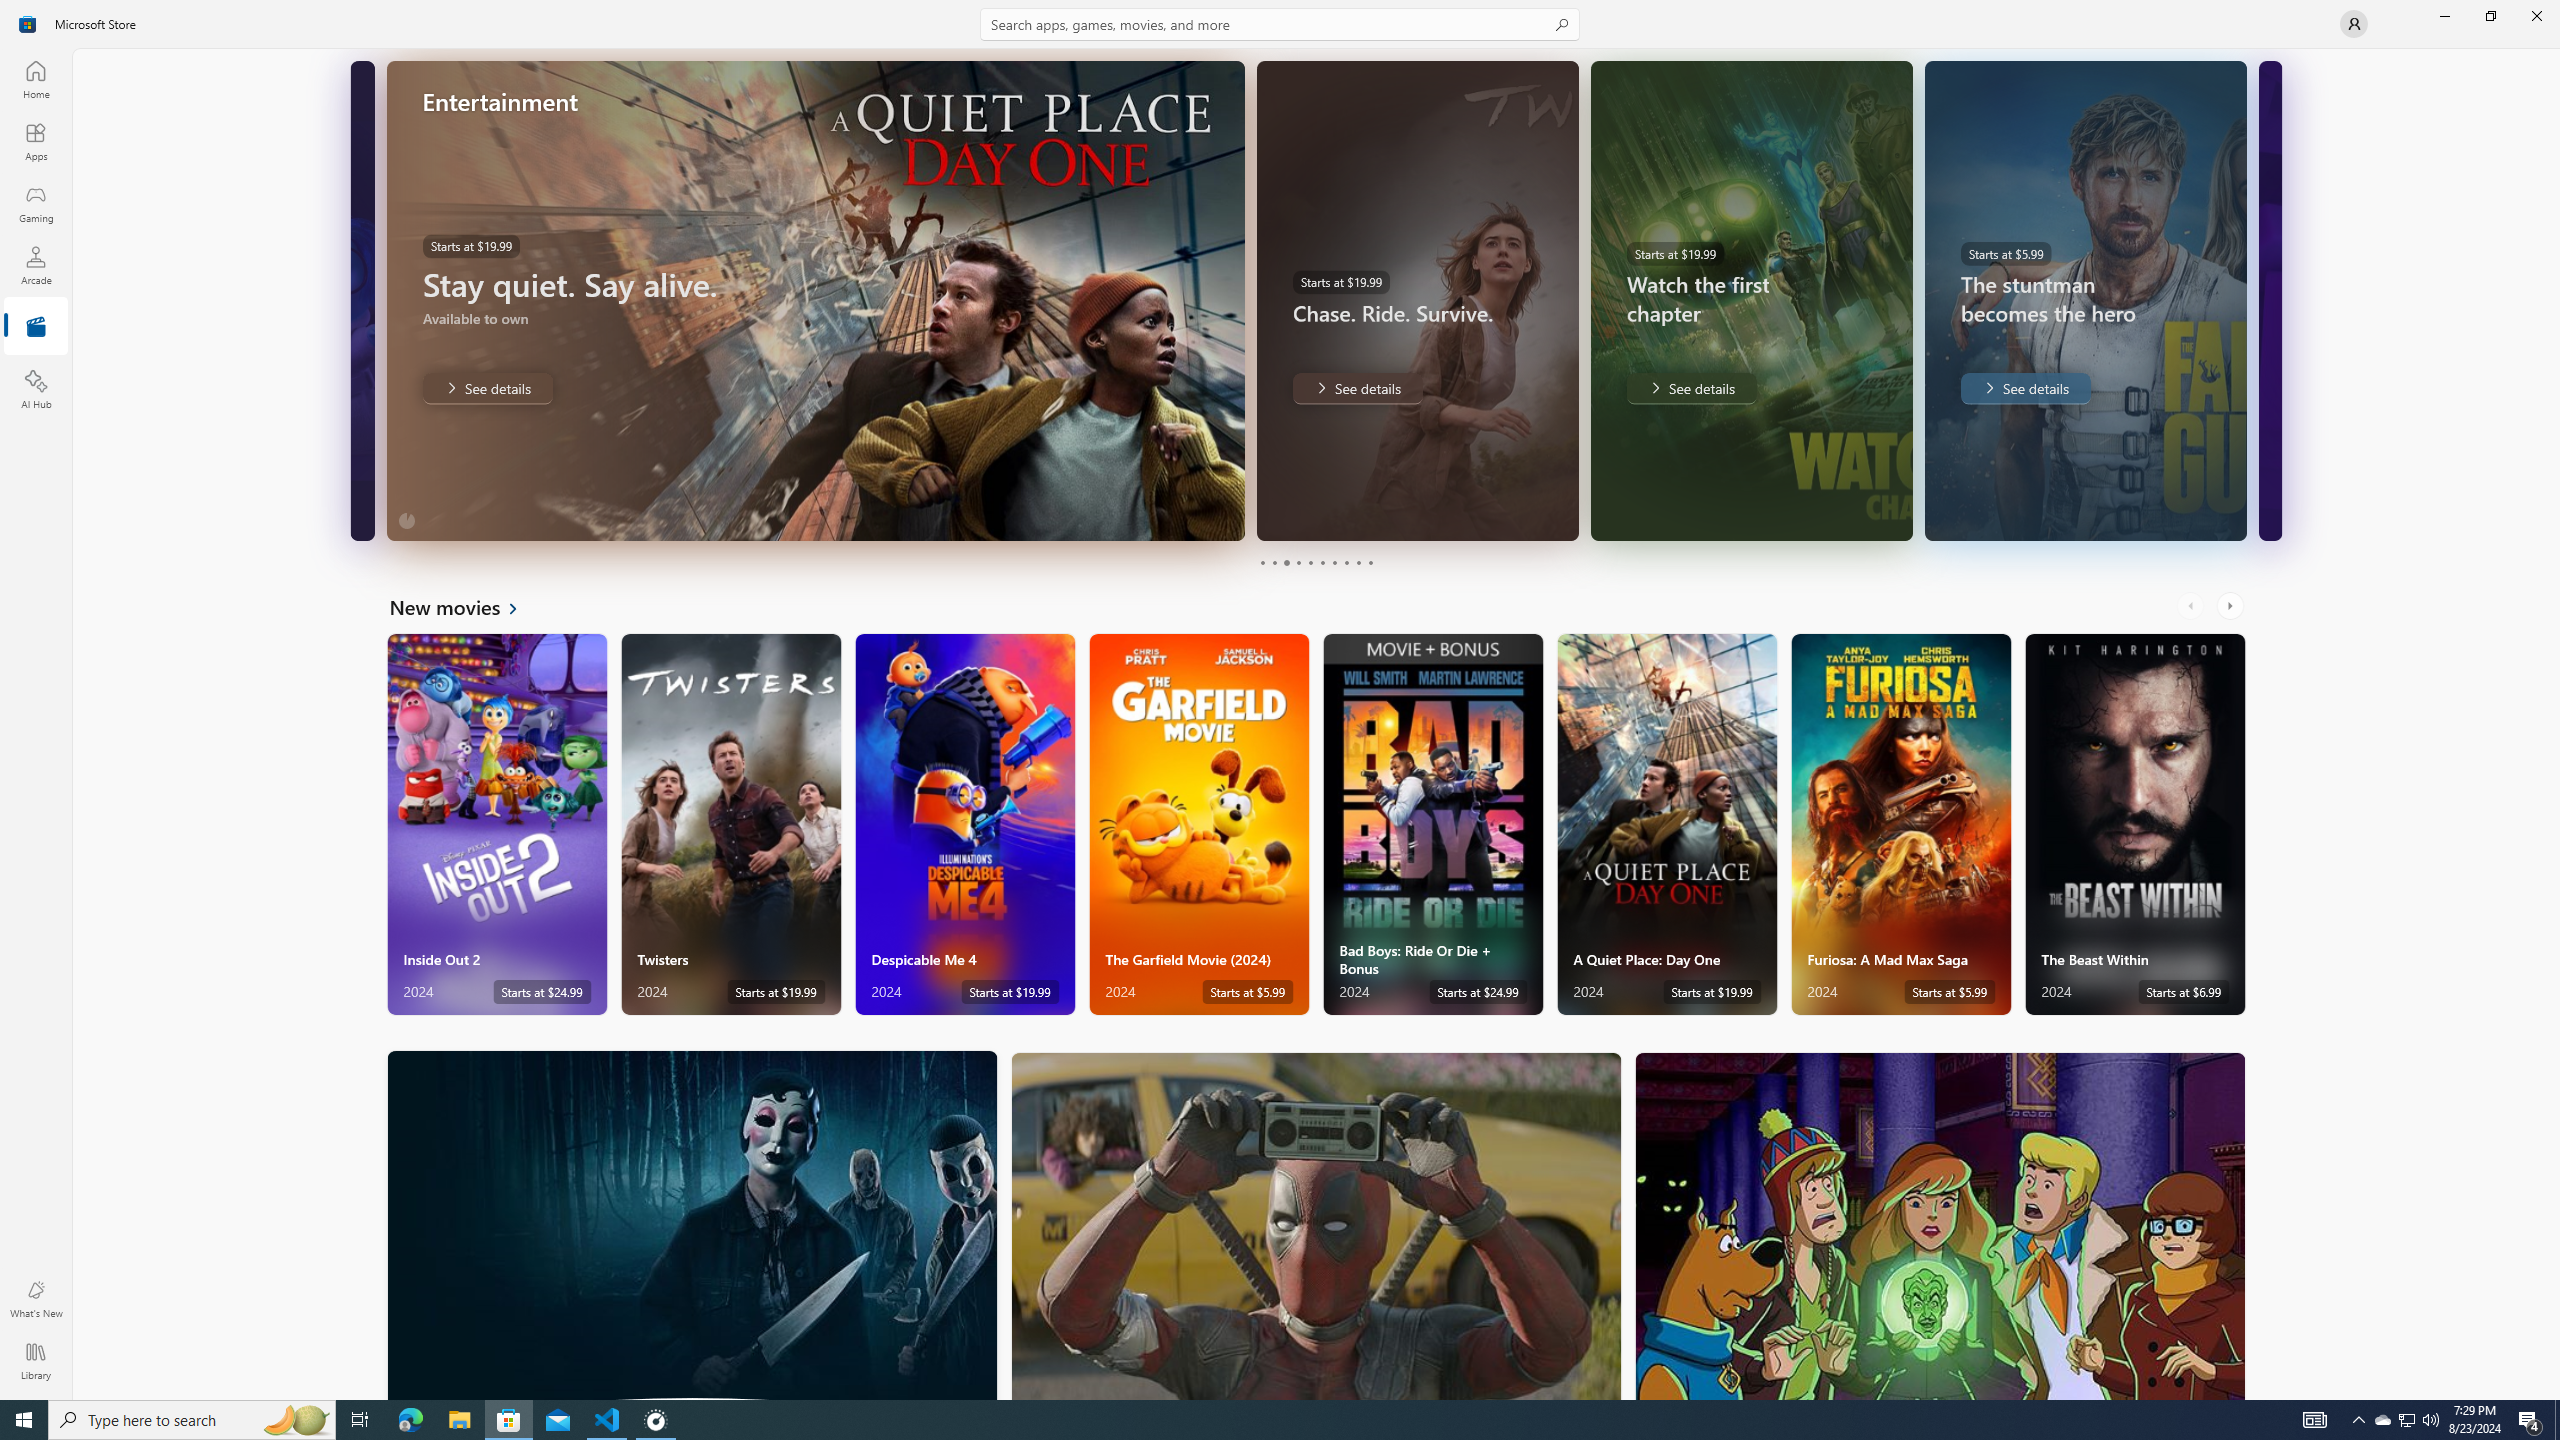 The width and height of the screenshot is (2560, 1440). What do you see at coordinates (692, 1223) in the screenshot?
I see `'Horror'` at bounding box center [692, 1223].